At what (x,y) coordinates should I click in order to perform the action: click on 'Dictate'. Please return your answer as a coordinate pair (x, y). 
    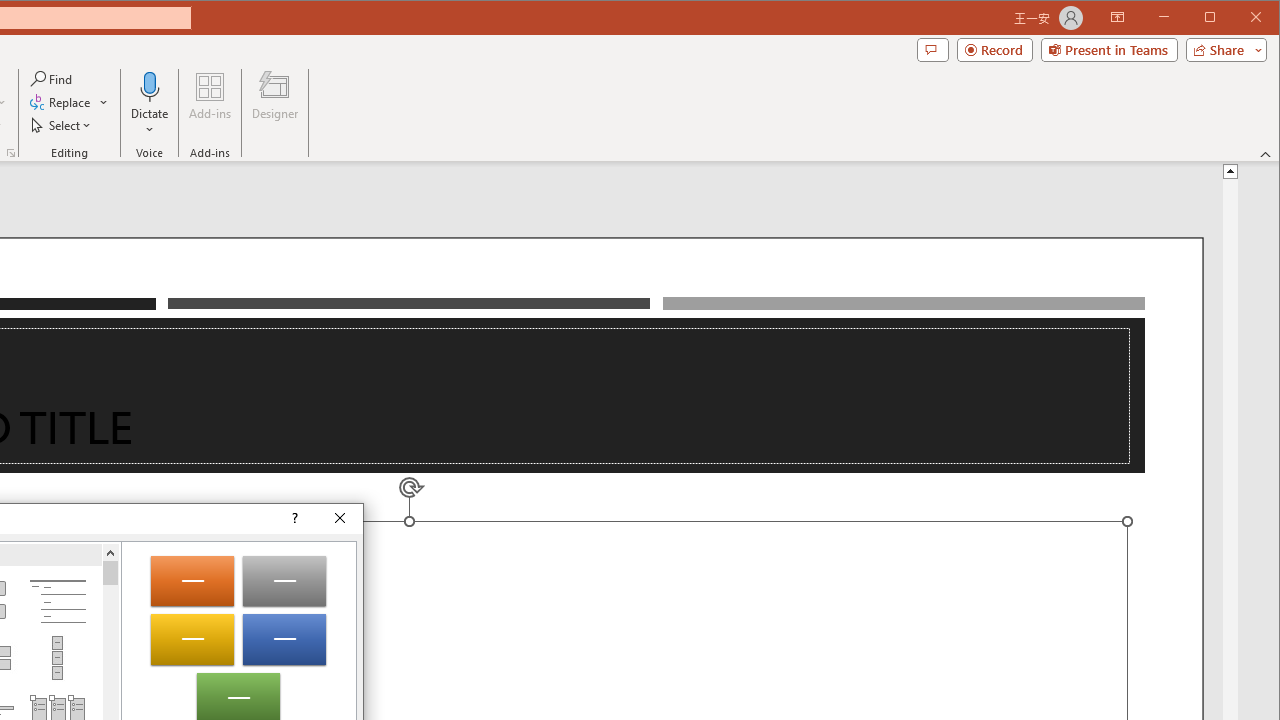
    Looking at the image, I should click on (149, 104).